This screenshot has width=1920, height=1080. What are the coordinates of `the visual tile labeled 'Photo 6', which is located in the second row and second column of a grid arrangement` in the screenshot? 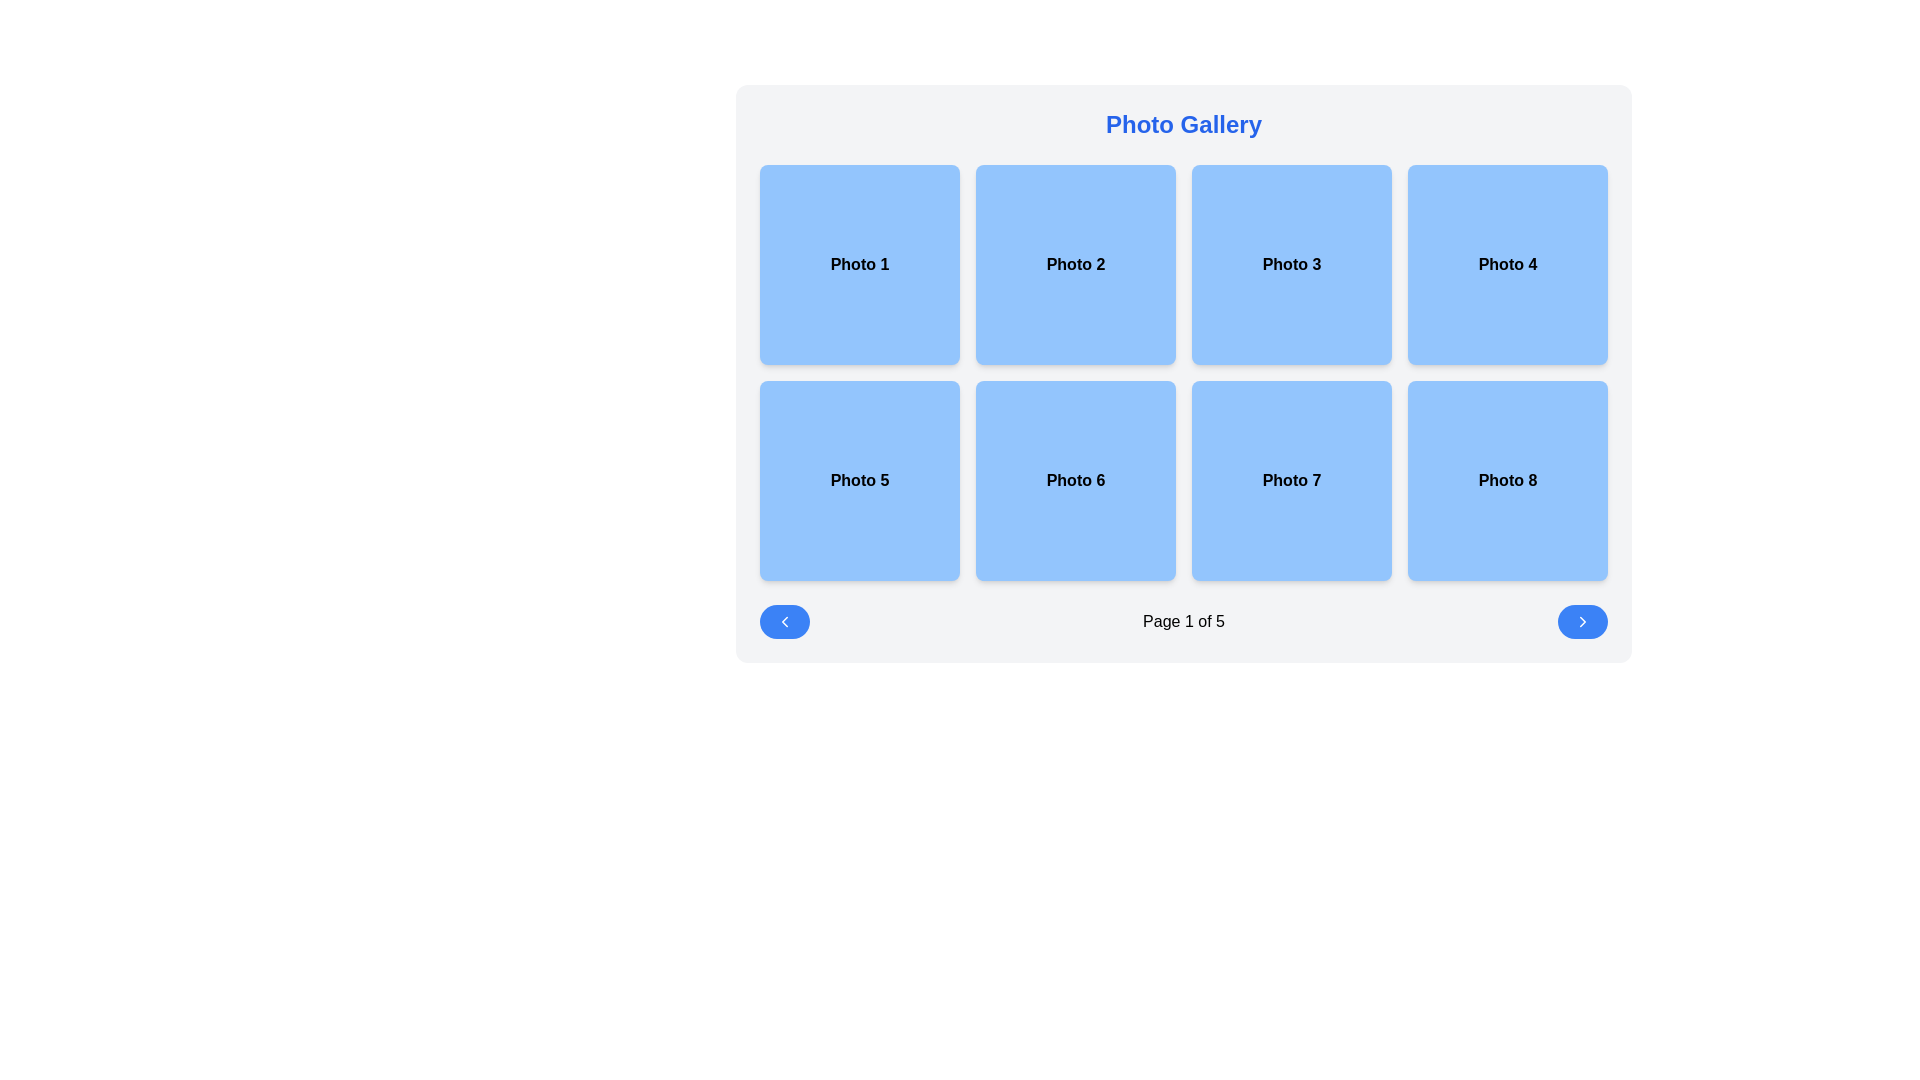 It's located at (1074, 481).